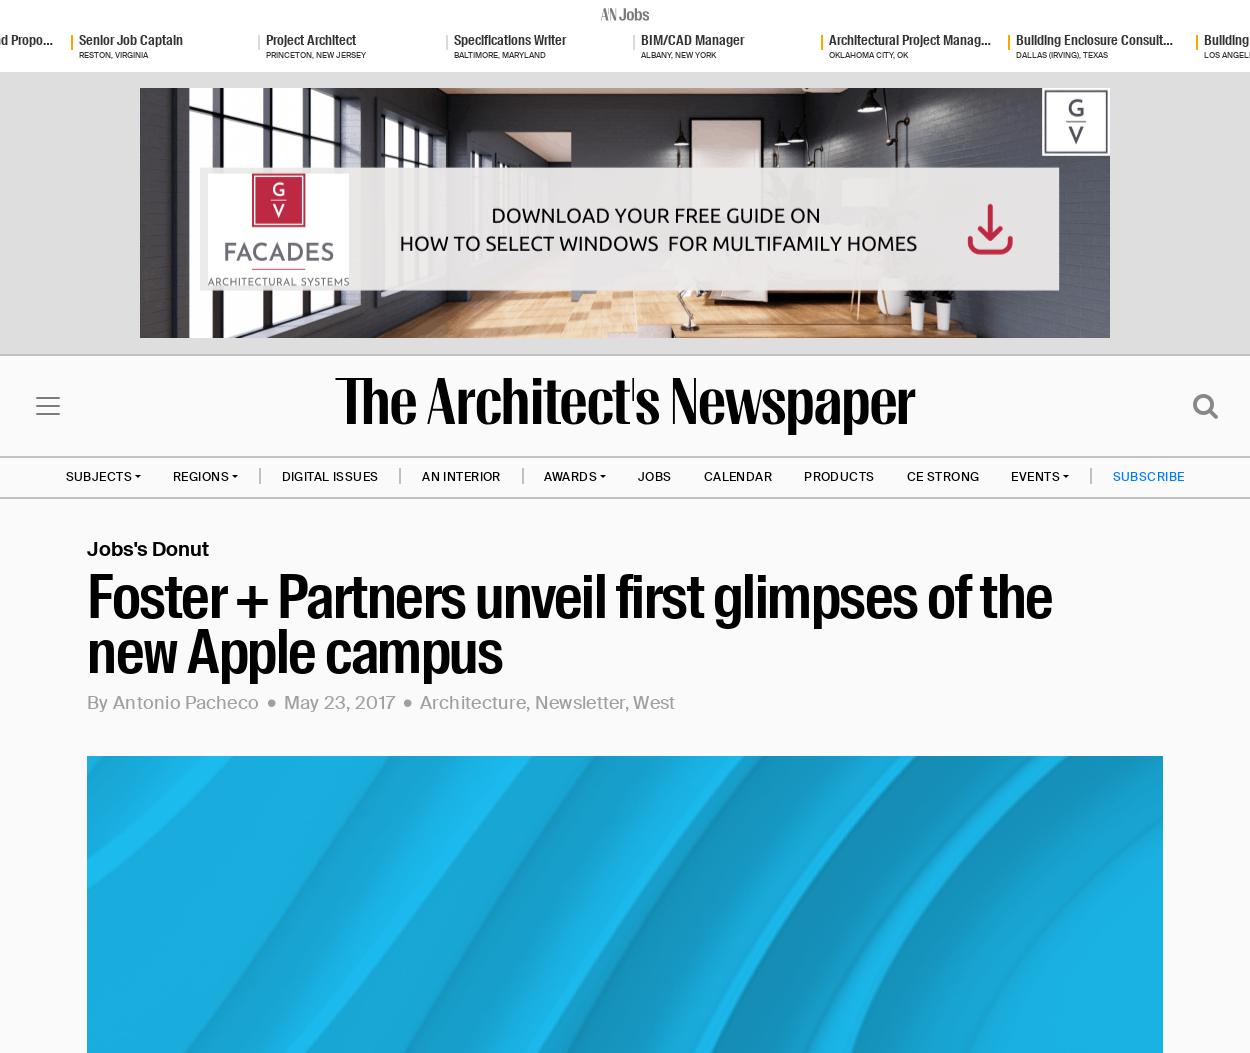 This screenshot has width=1250, height=1053. I want to click on 'Antonio Pacheco', so click(111, 702).